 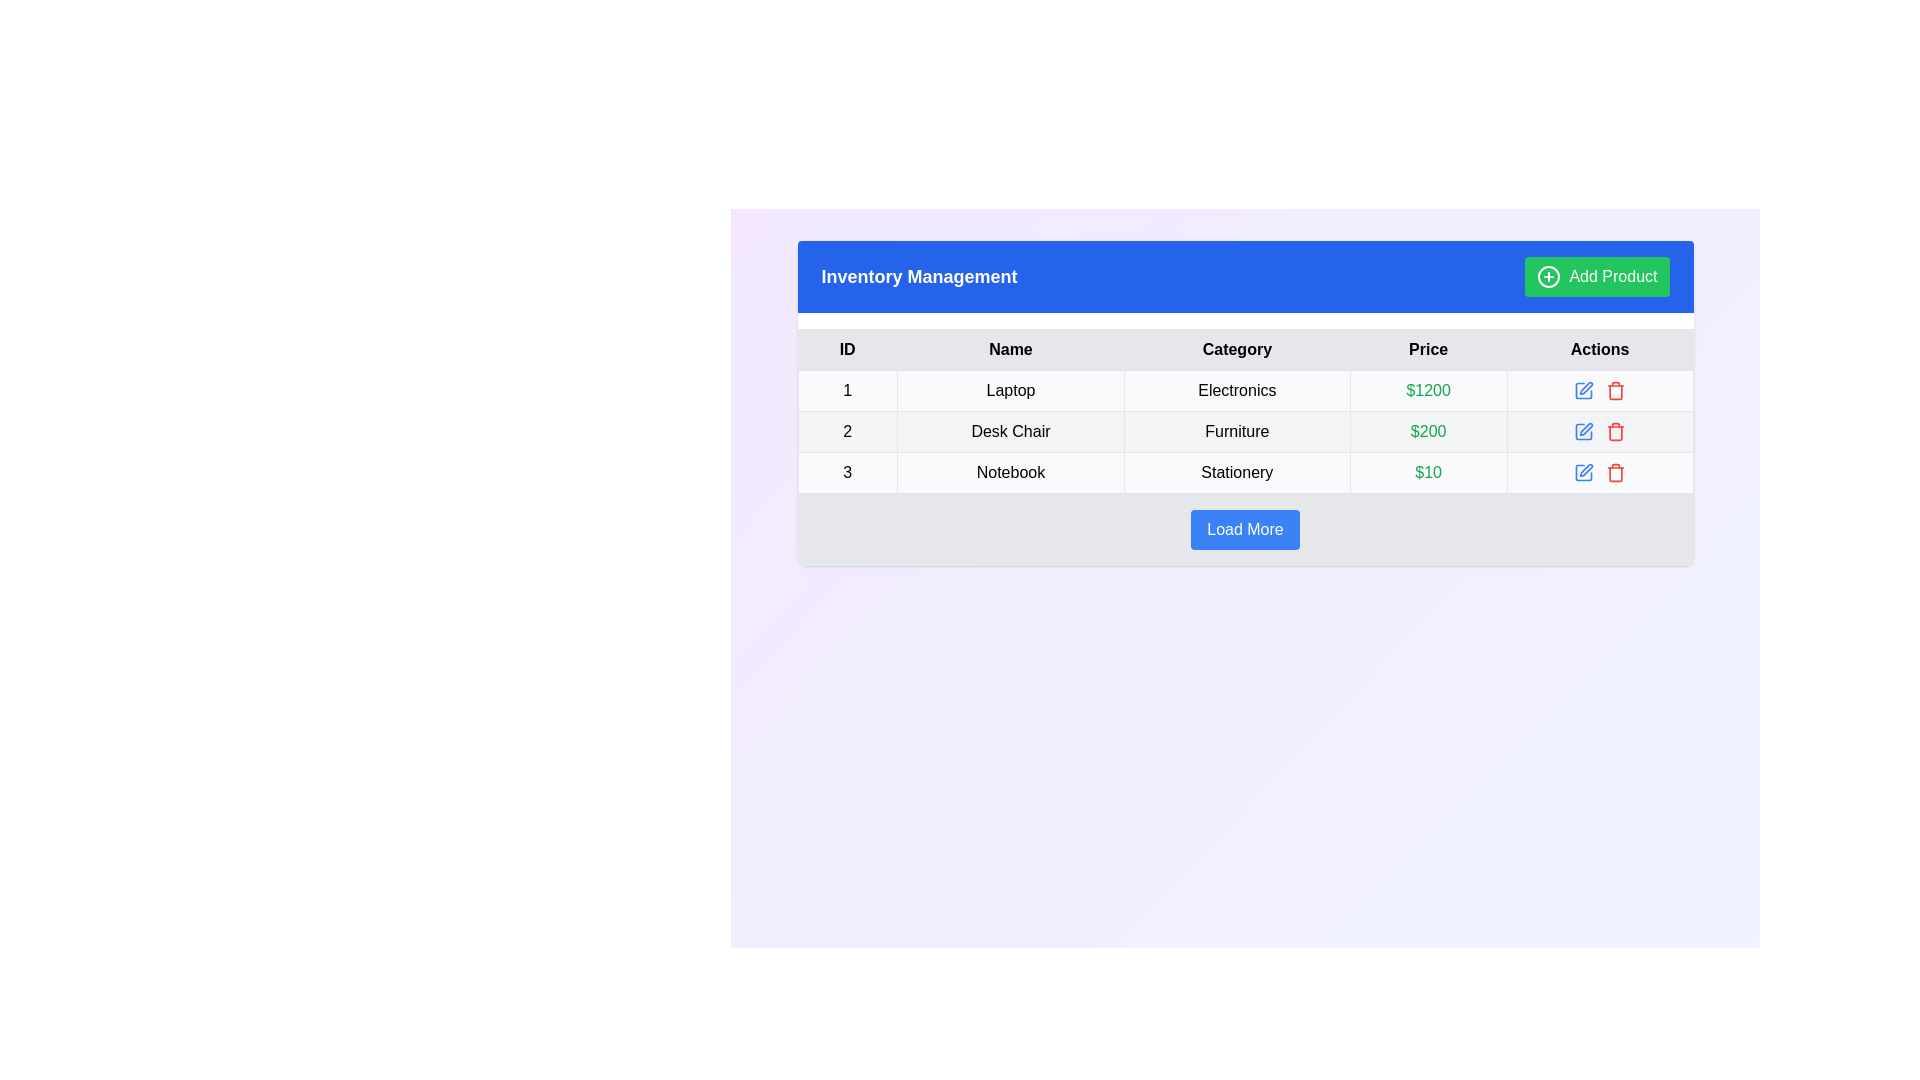 I want to click on the third column header of the table, which indicates category-related information, so click(x=1236, y=349).